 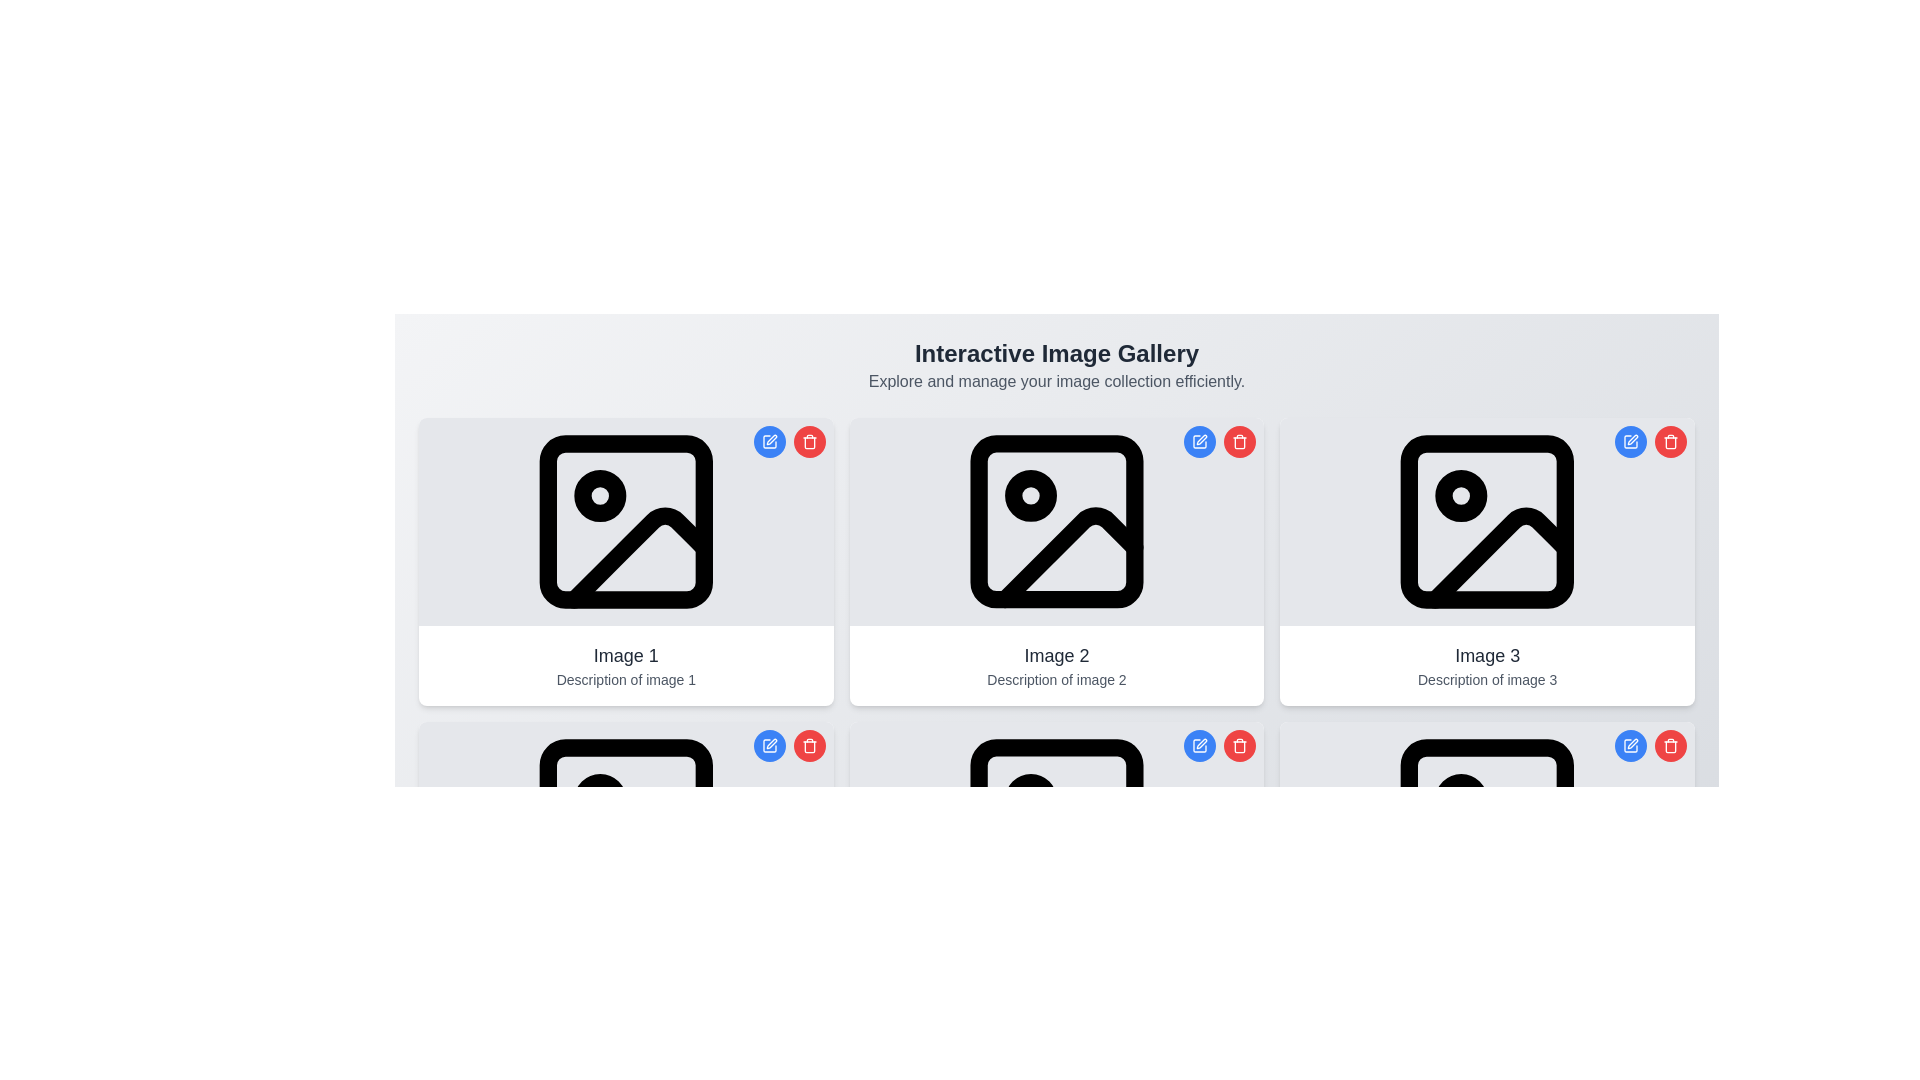 I want to click on image placeholder in the second card labeled 'Image 2', which features a simple graphic design of a framed picture with a circular icon and a diagonal line, so click(x=1055, y=520).